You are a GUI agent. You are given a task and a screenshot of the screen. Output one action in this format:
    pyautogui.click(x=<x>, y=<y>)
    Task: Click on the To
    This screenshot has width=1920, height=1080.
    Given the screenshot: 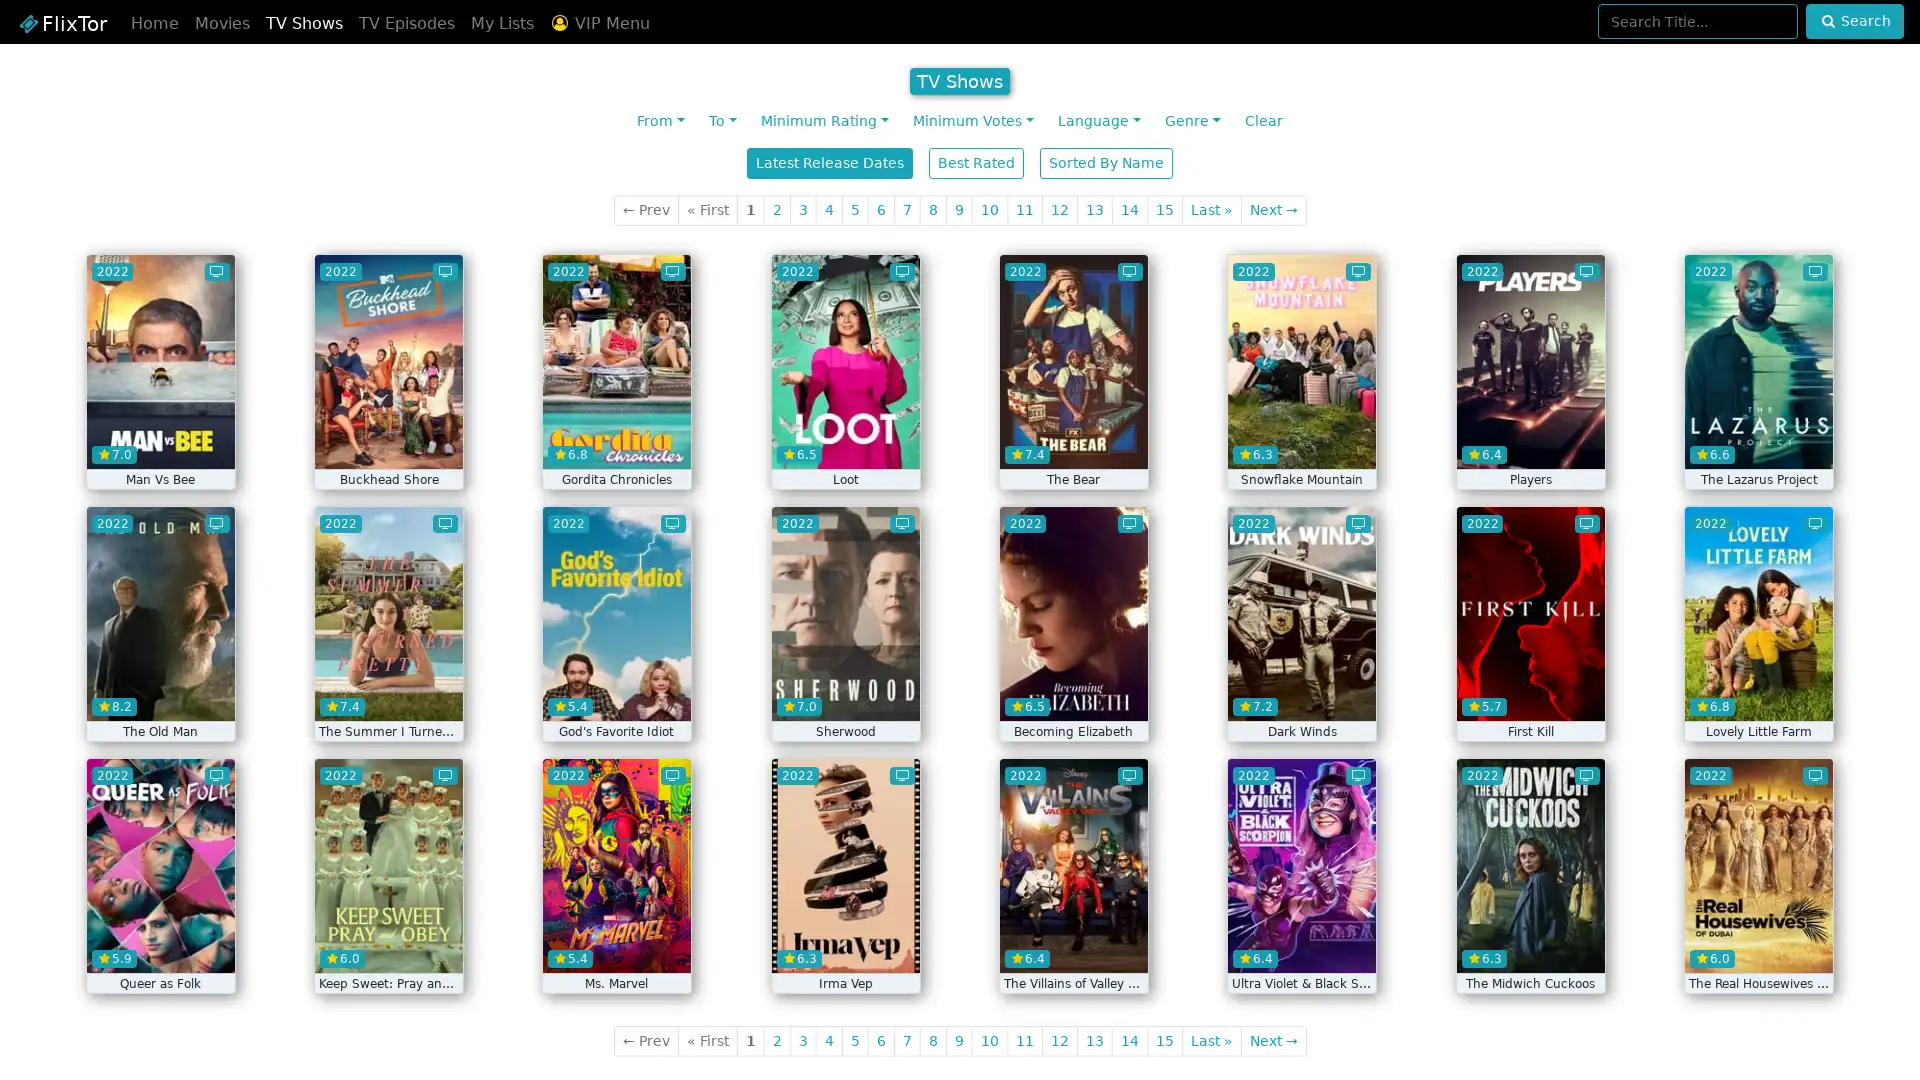 What is the action you would take?
    pyautogui.click(x=722, y=121)
    